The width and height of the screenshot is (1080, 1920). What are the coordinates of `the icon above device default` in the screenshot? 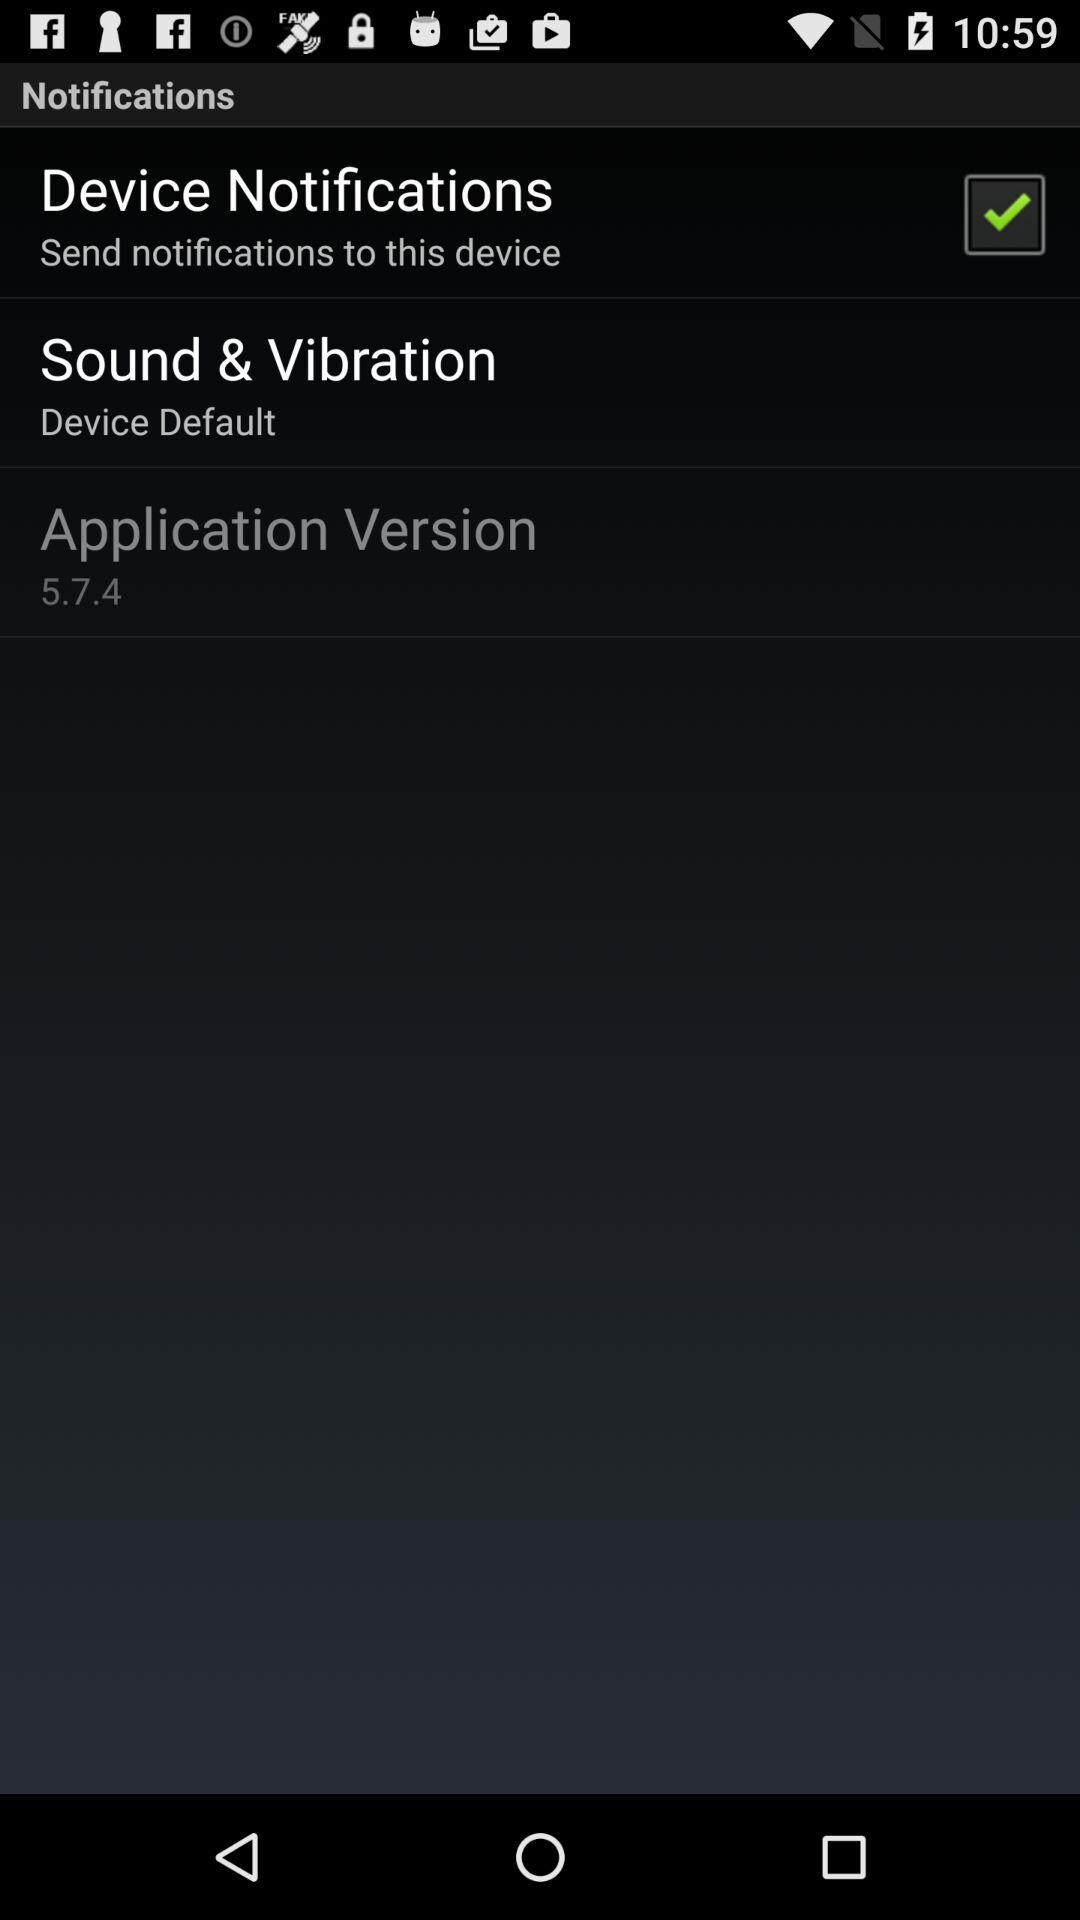 It's located at (267, 357).